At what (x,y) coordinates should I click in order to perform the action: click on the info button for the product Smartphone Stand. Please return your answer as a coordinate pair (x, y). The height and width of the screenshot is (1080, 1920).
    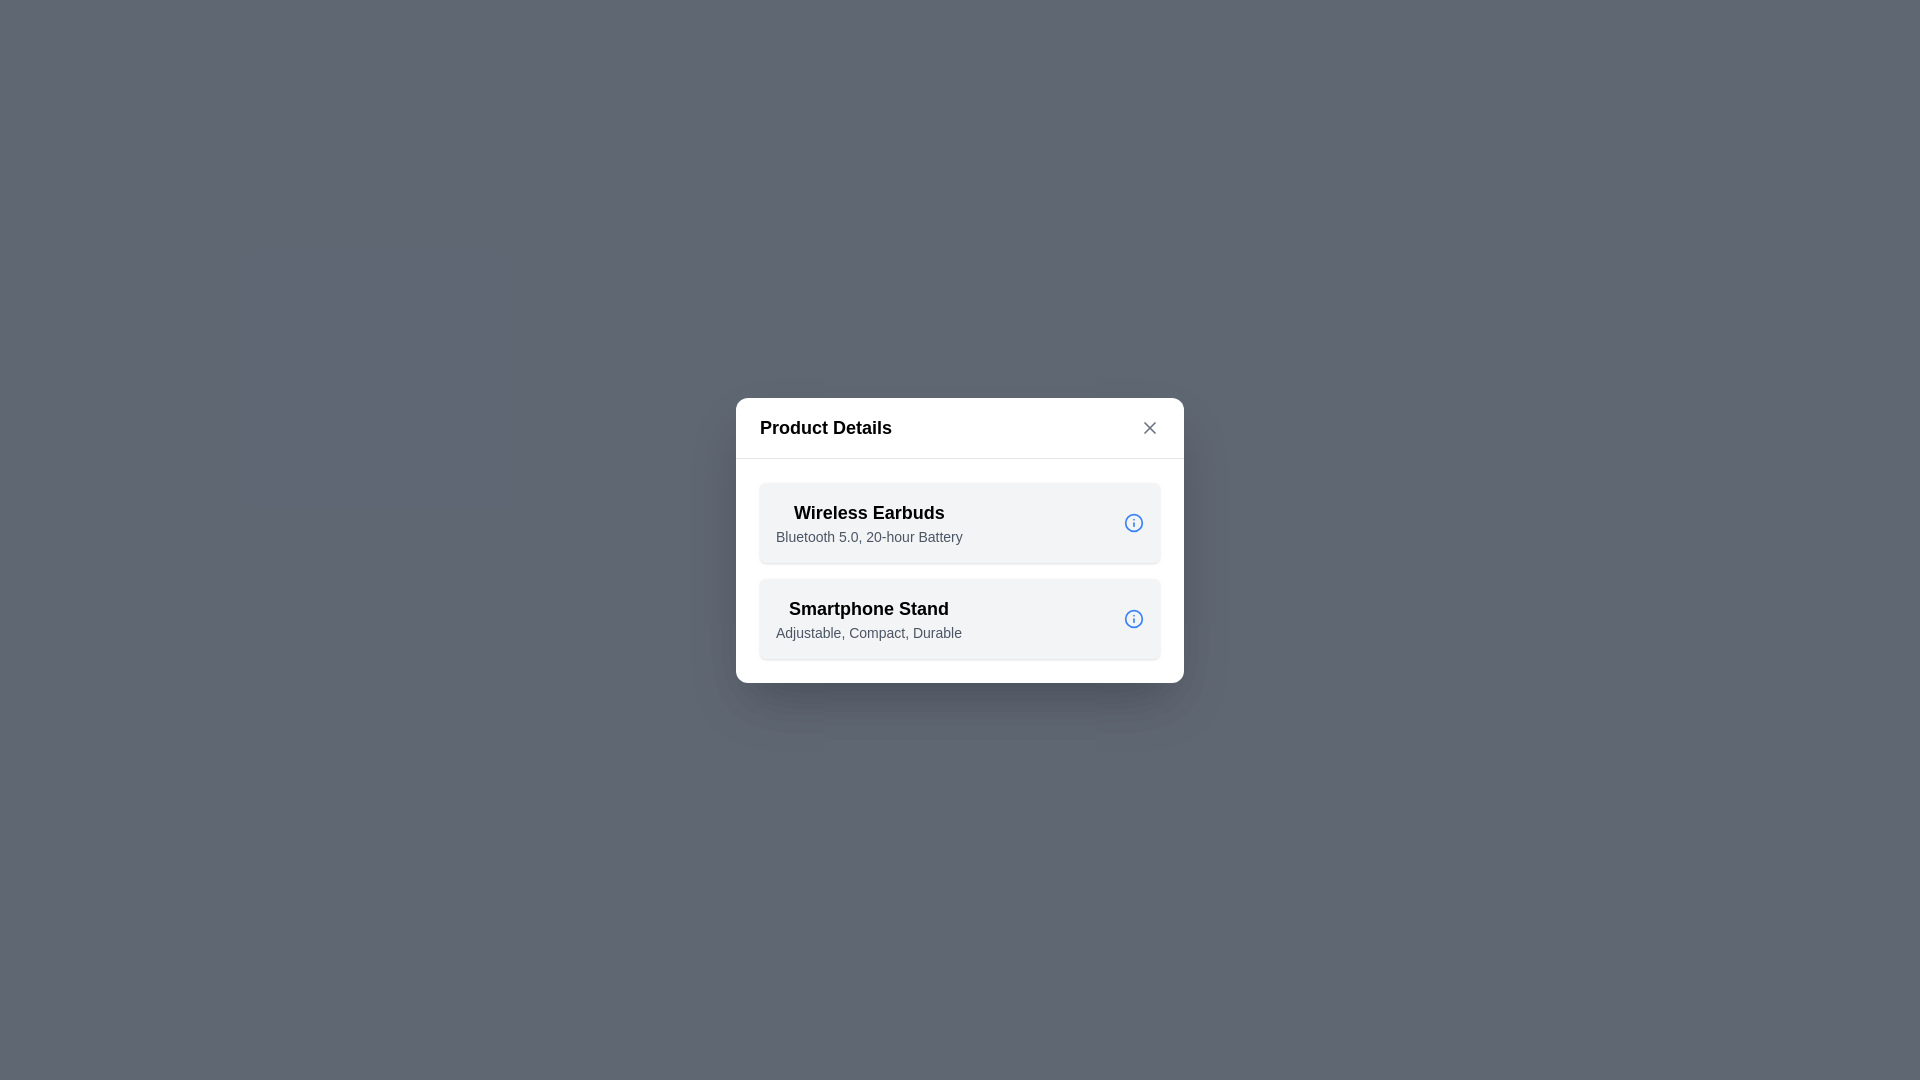
    Looking at the image, I should click on (1133, 617).